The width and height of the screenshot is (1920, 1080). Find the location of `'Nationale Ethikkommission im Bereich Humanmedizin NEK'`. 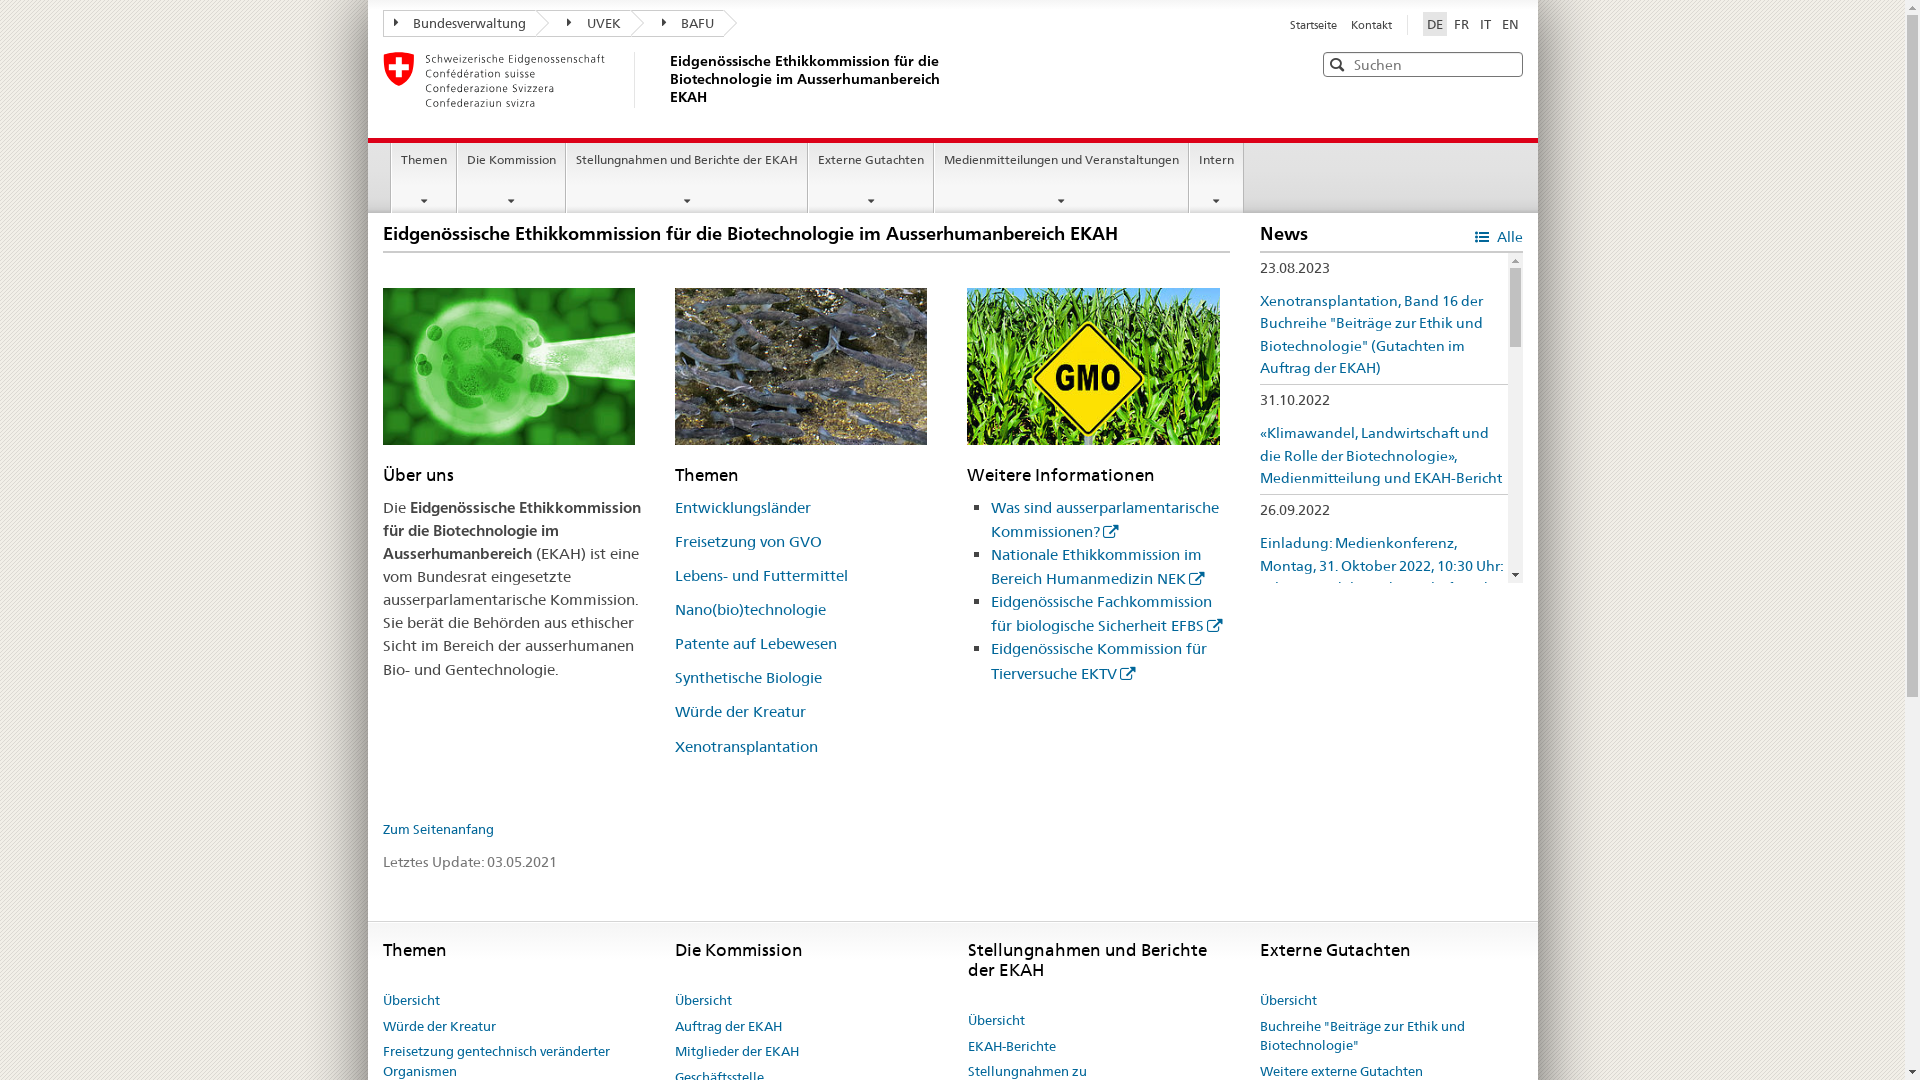

'Nationale Ethikkommission im Bereich Humanmedizin NEK' is located at coordinates (1096, 566).